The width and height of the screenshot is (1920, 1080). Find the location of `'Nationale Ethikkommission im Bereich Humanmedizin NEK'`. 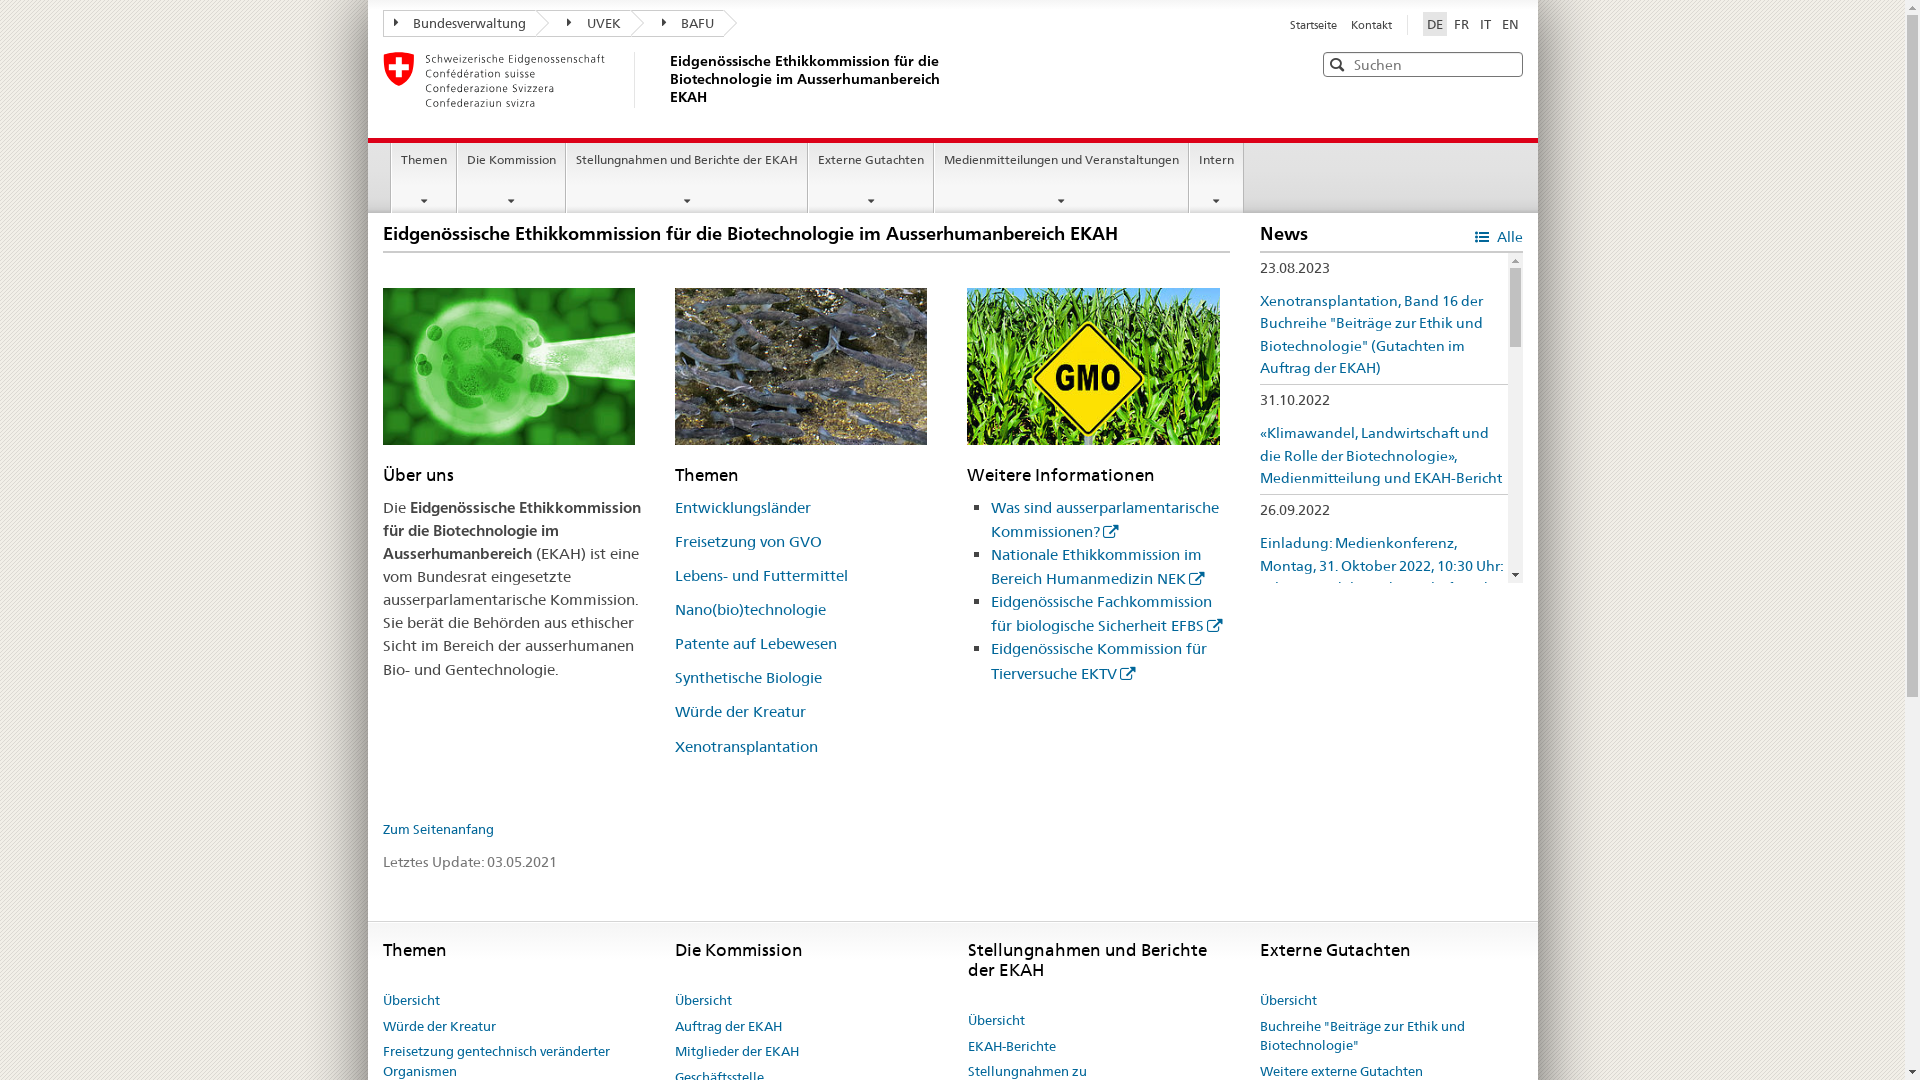

'Nationale Ethikkommission im Bereich Humanmedizin NEK' is located at coordinates (1096, 566).